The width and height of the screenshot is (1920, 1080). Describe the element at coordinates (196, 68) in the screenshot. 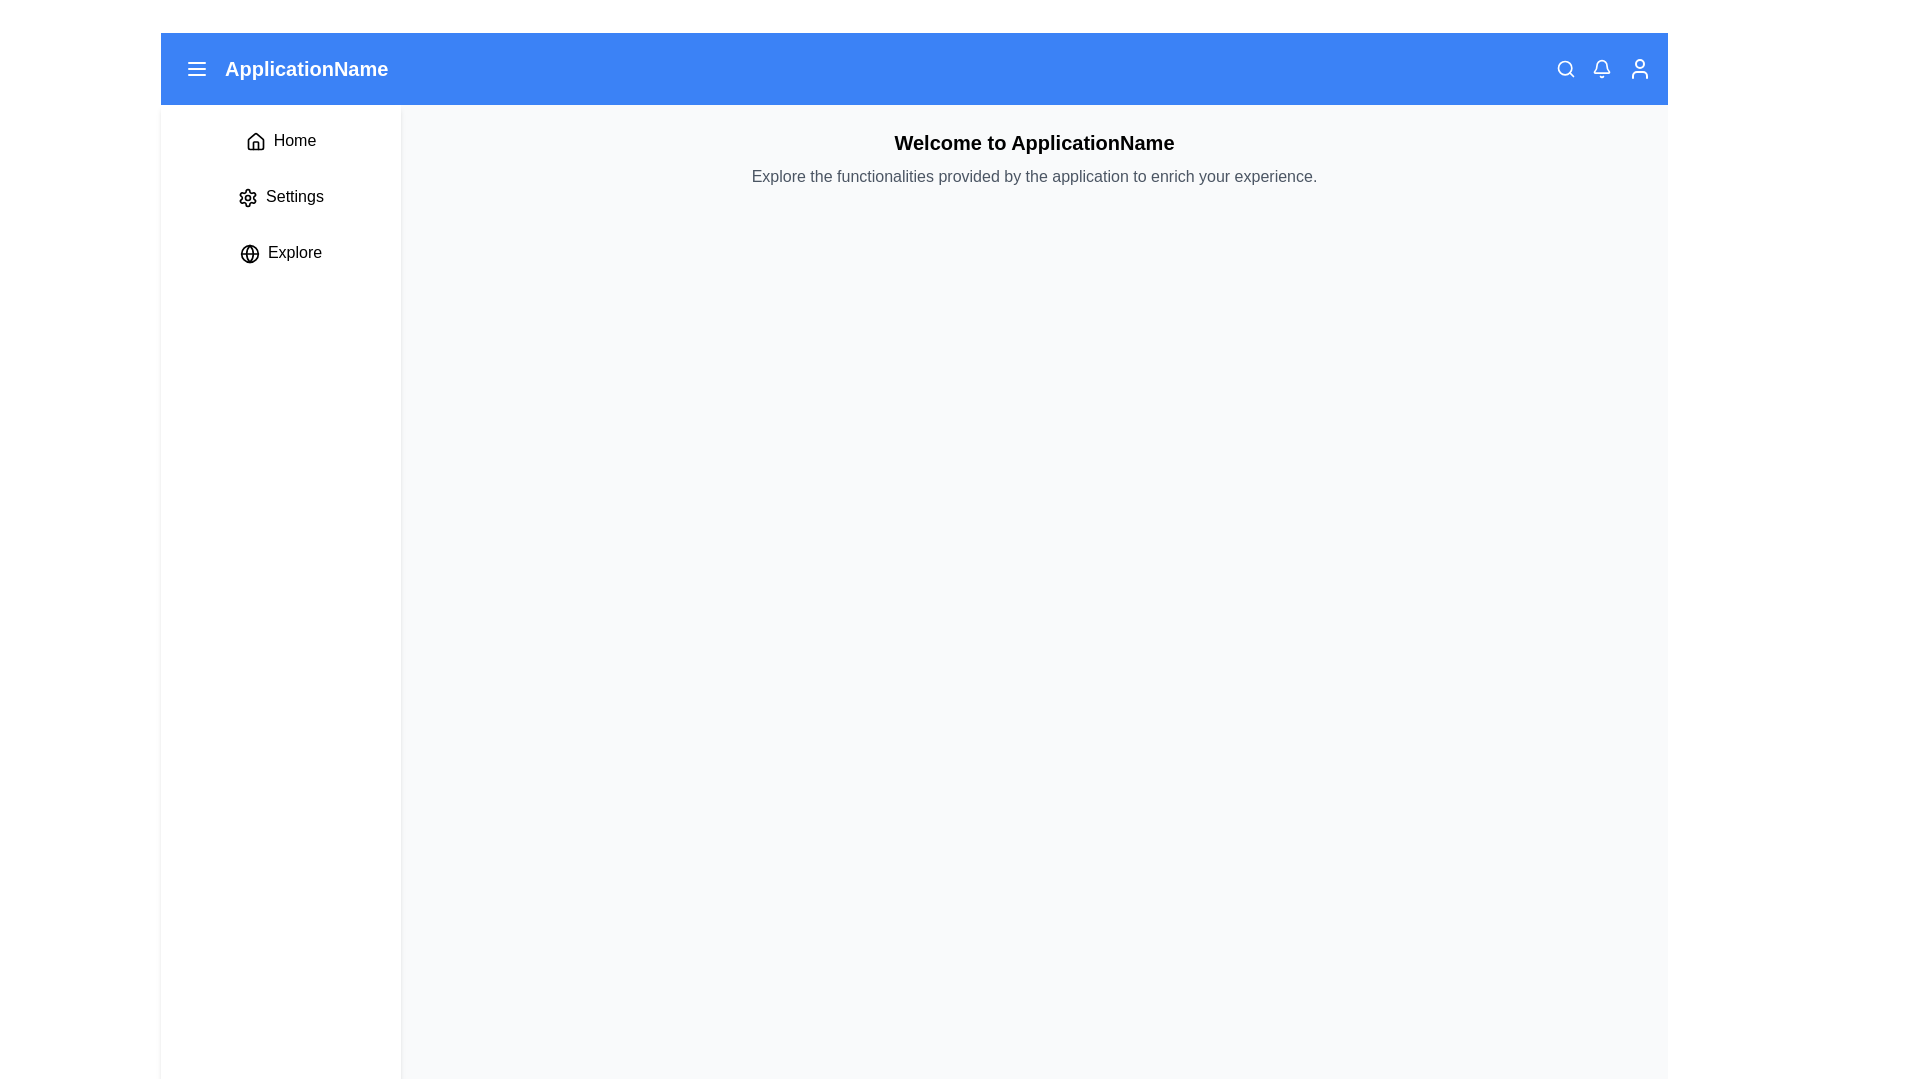

I see `the small circular button with a light blue background and hamburger menu icon located in the top-left corner of the application header bar` at that location.